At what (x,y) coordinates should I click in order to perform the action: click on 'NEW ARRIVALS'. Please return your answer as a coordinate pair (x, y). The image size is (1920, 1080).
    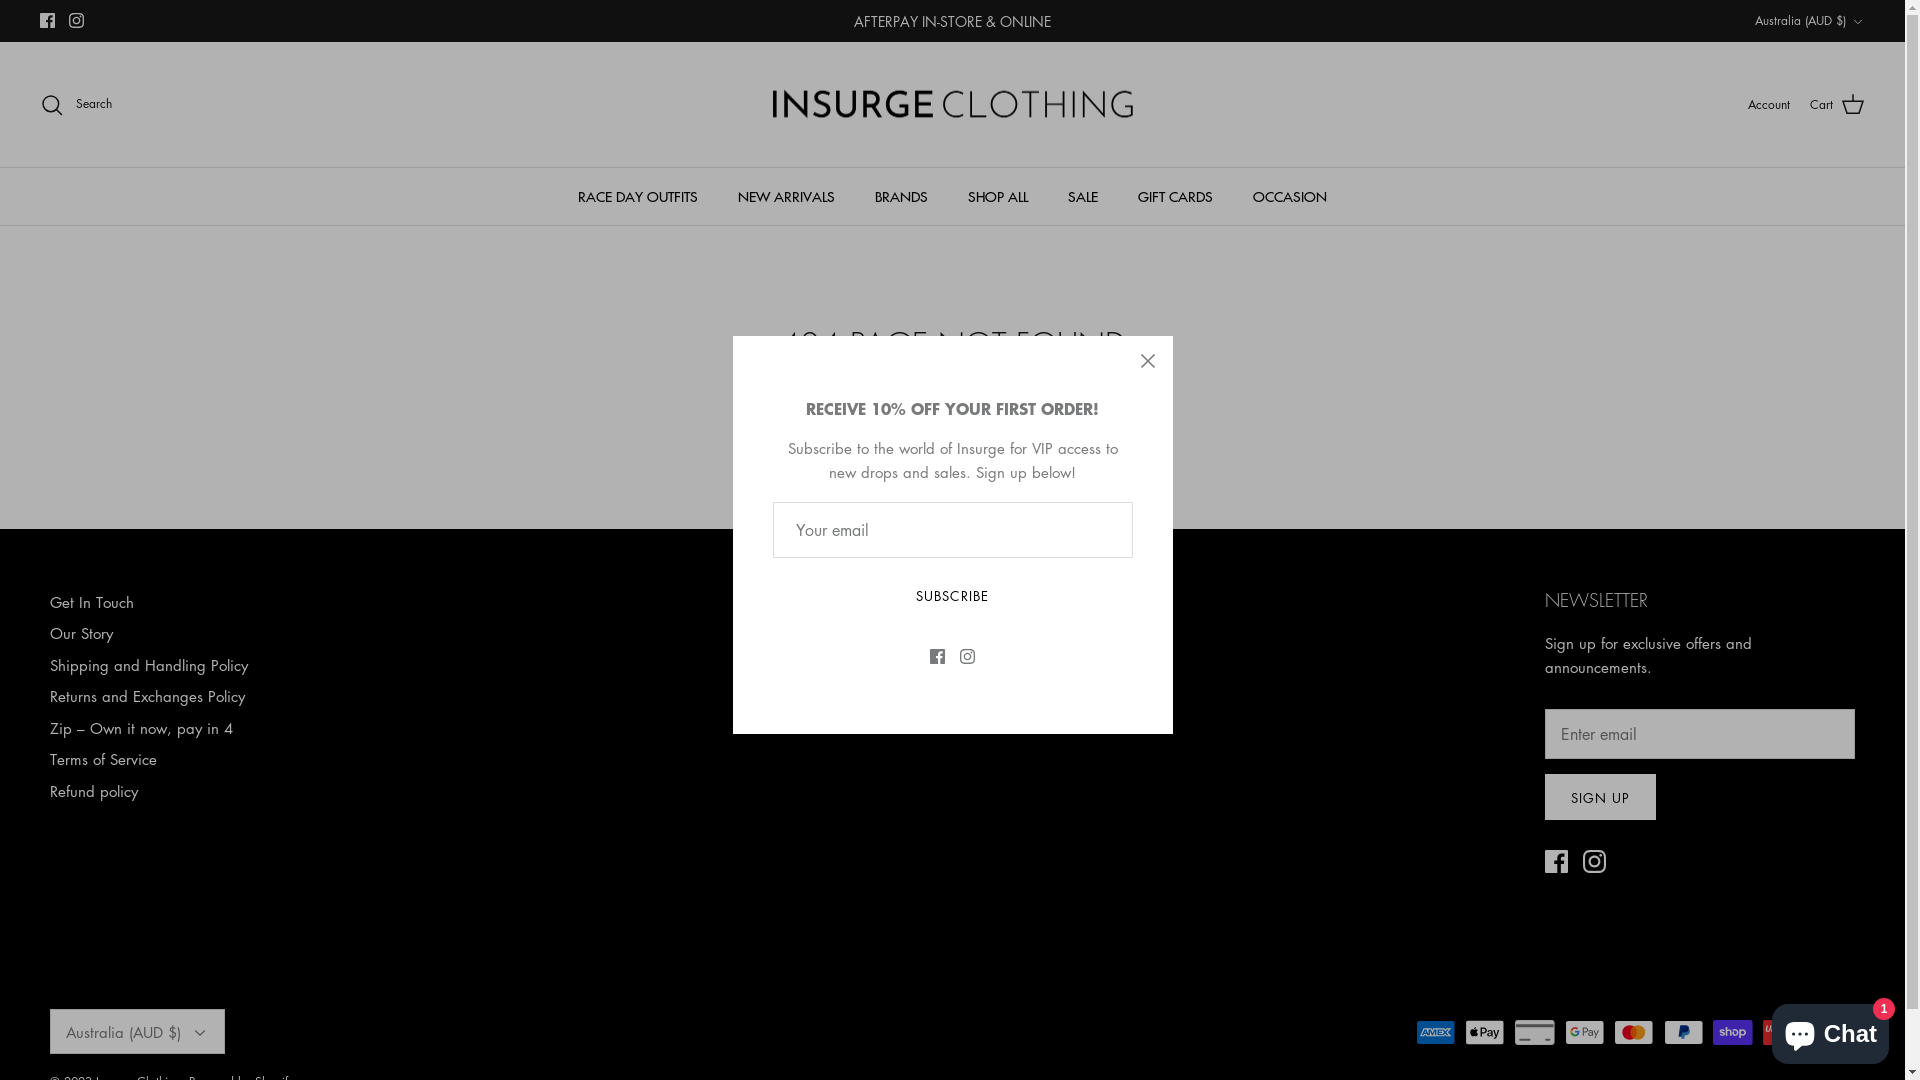
    Looking at the image, I should click on (720, 196).